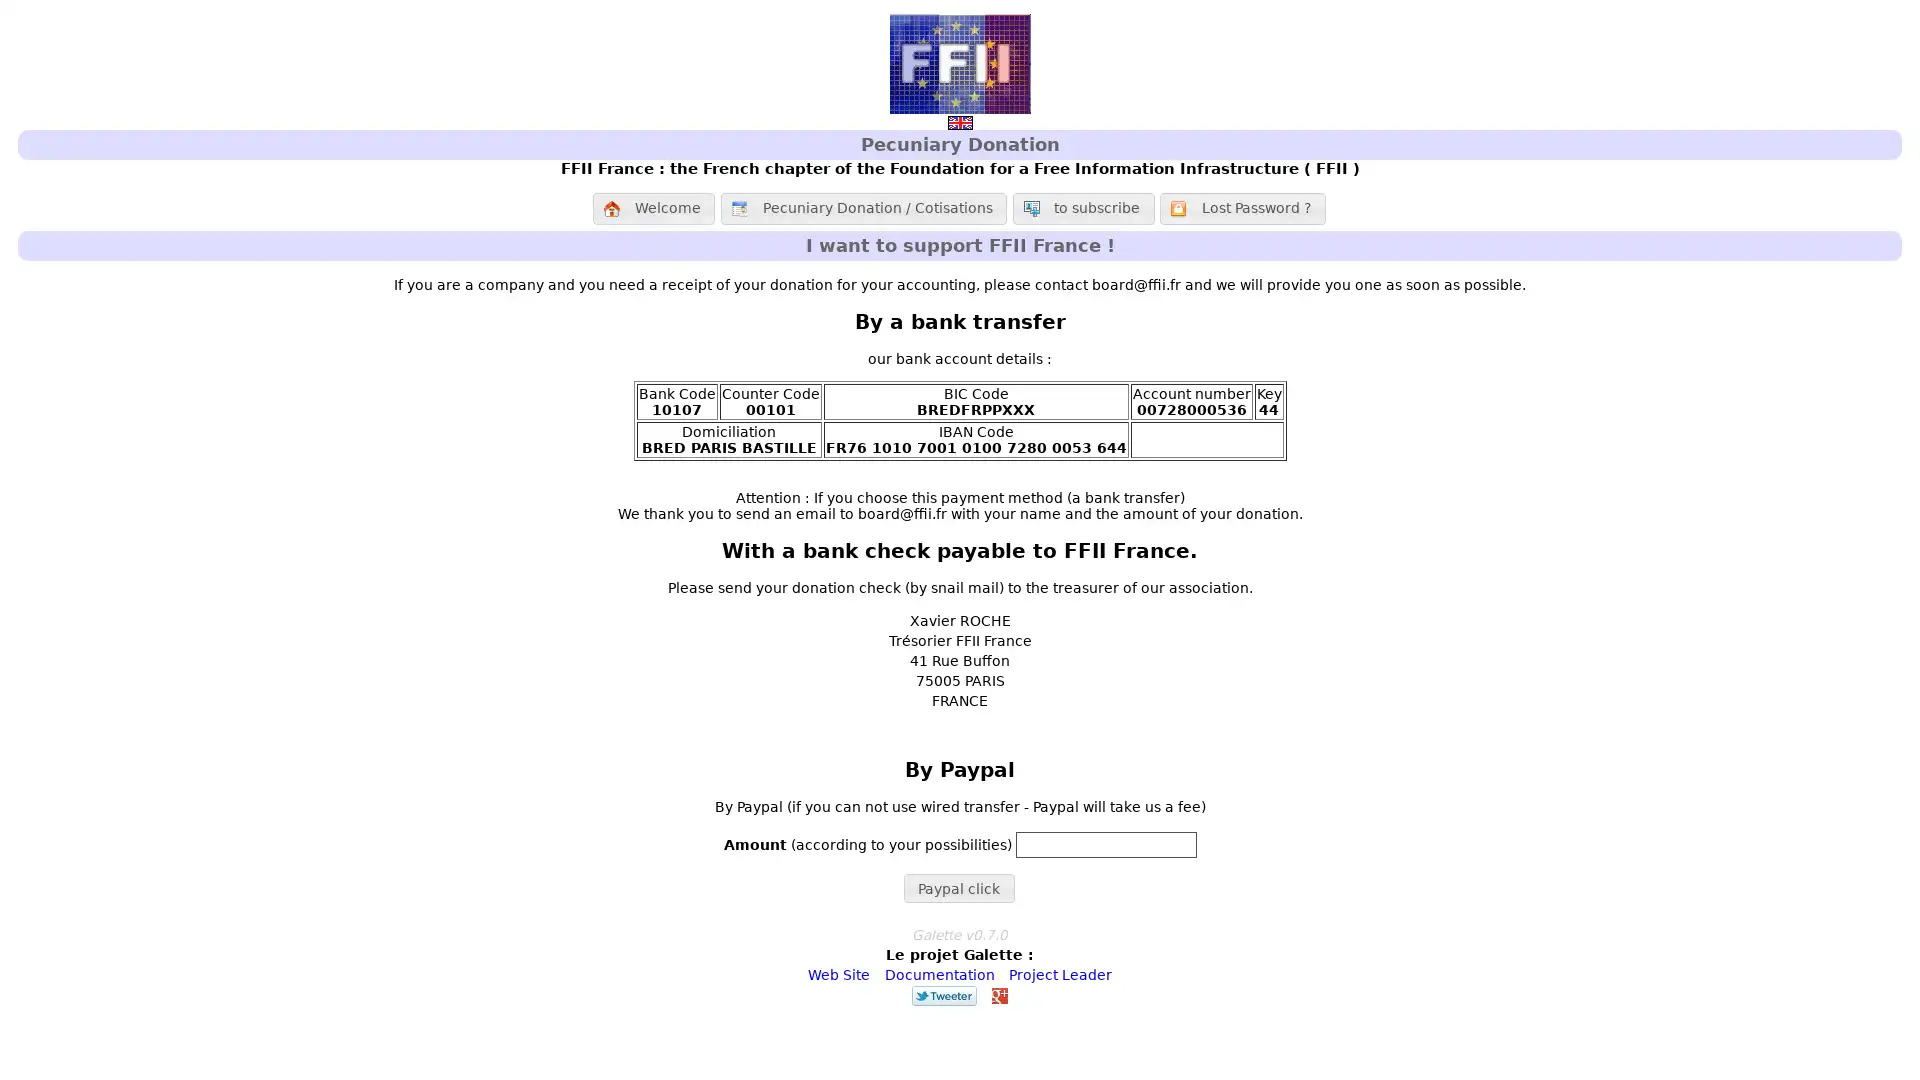 The height and width of the screenshot is (1080, 1920). What do you see at coordinates (1082, 208) in the screenshot?
I see `to subscribe` at bounding box center [1082, 208].